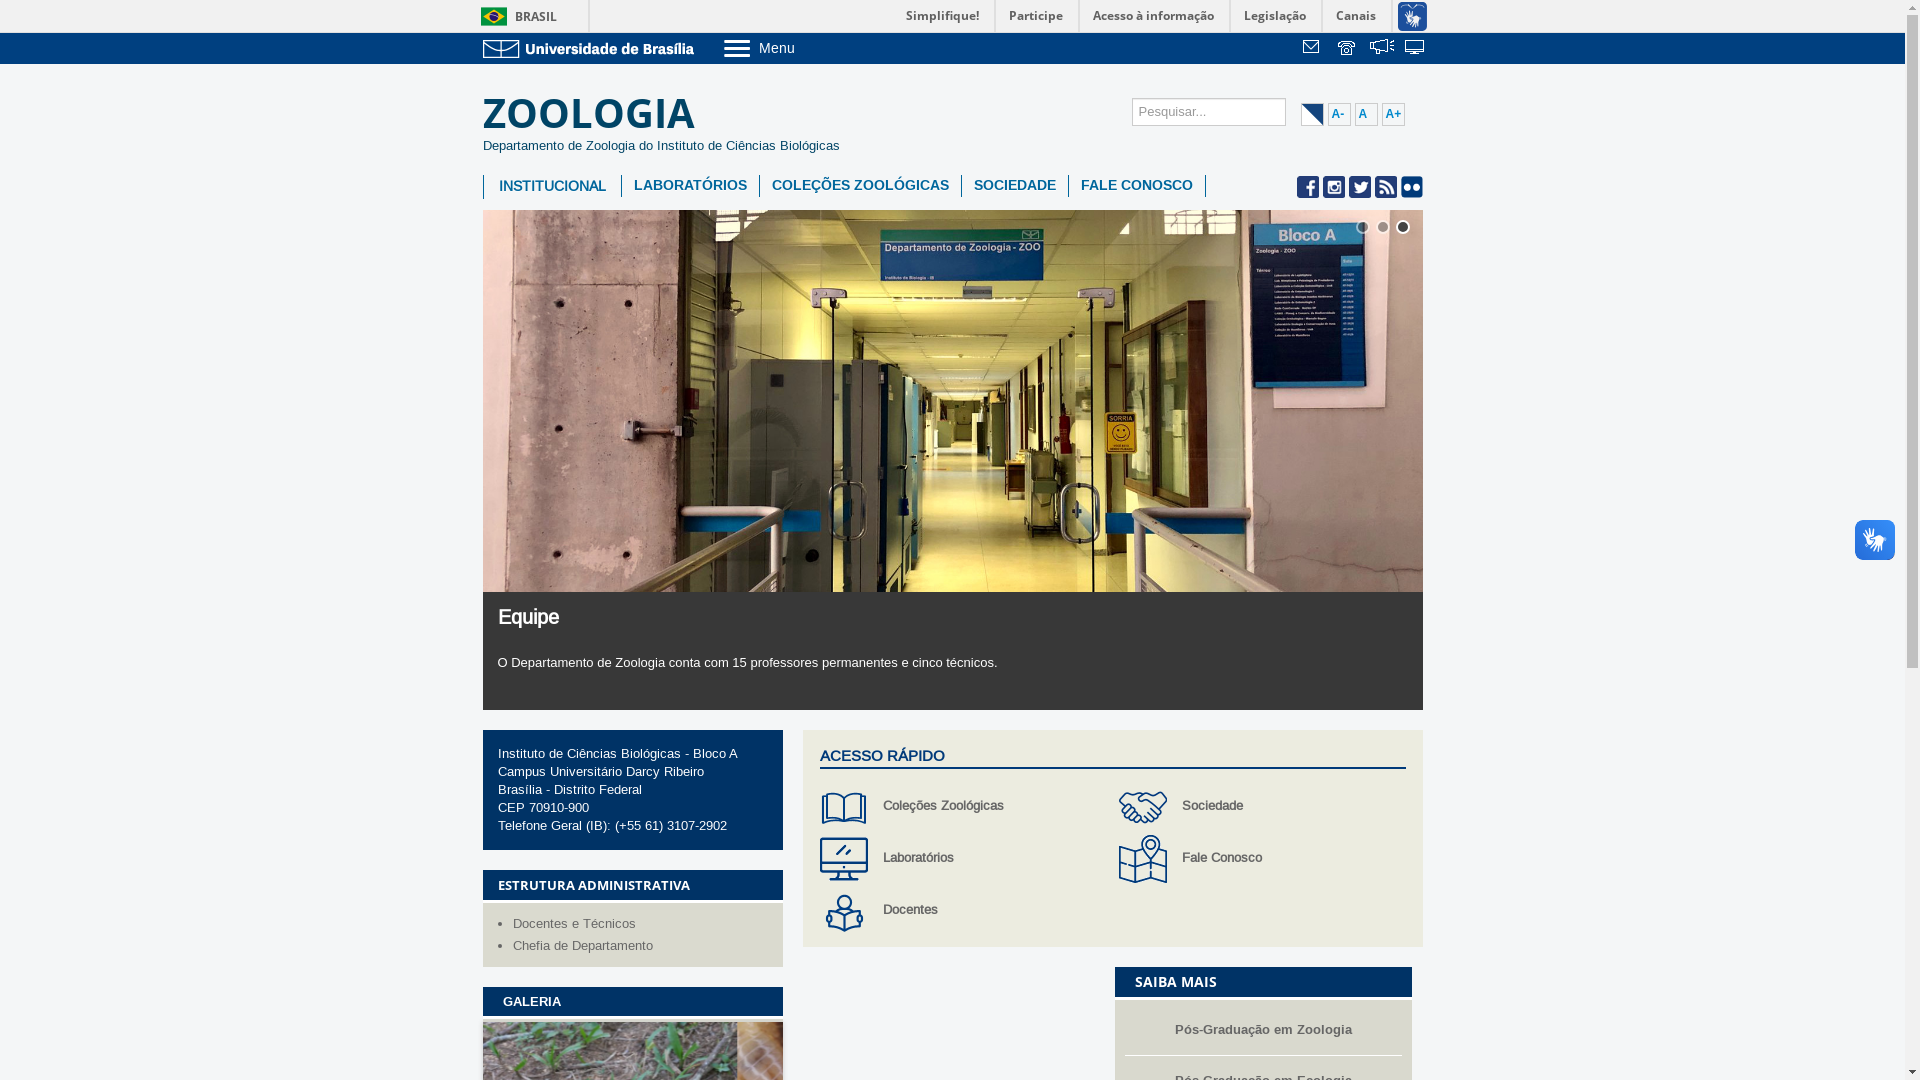 The width and height of the screenshot is (1920, 1080). Describe the element at coordinates (1335, 48) in the screenshot. I see `'Telefones da UnB'` at that location.